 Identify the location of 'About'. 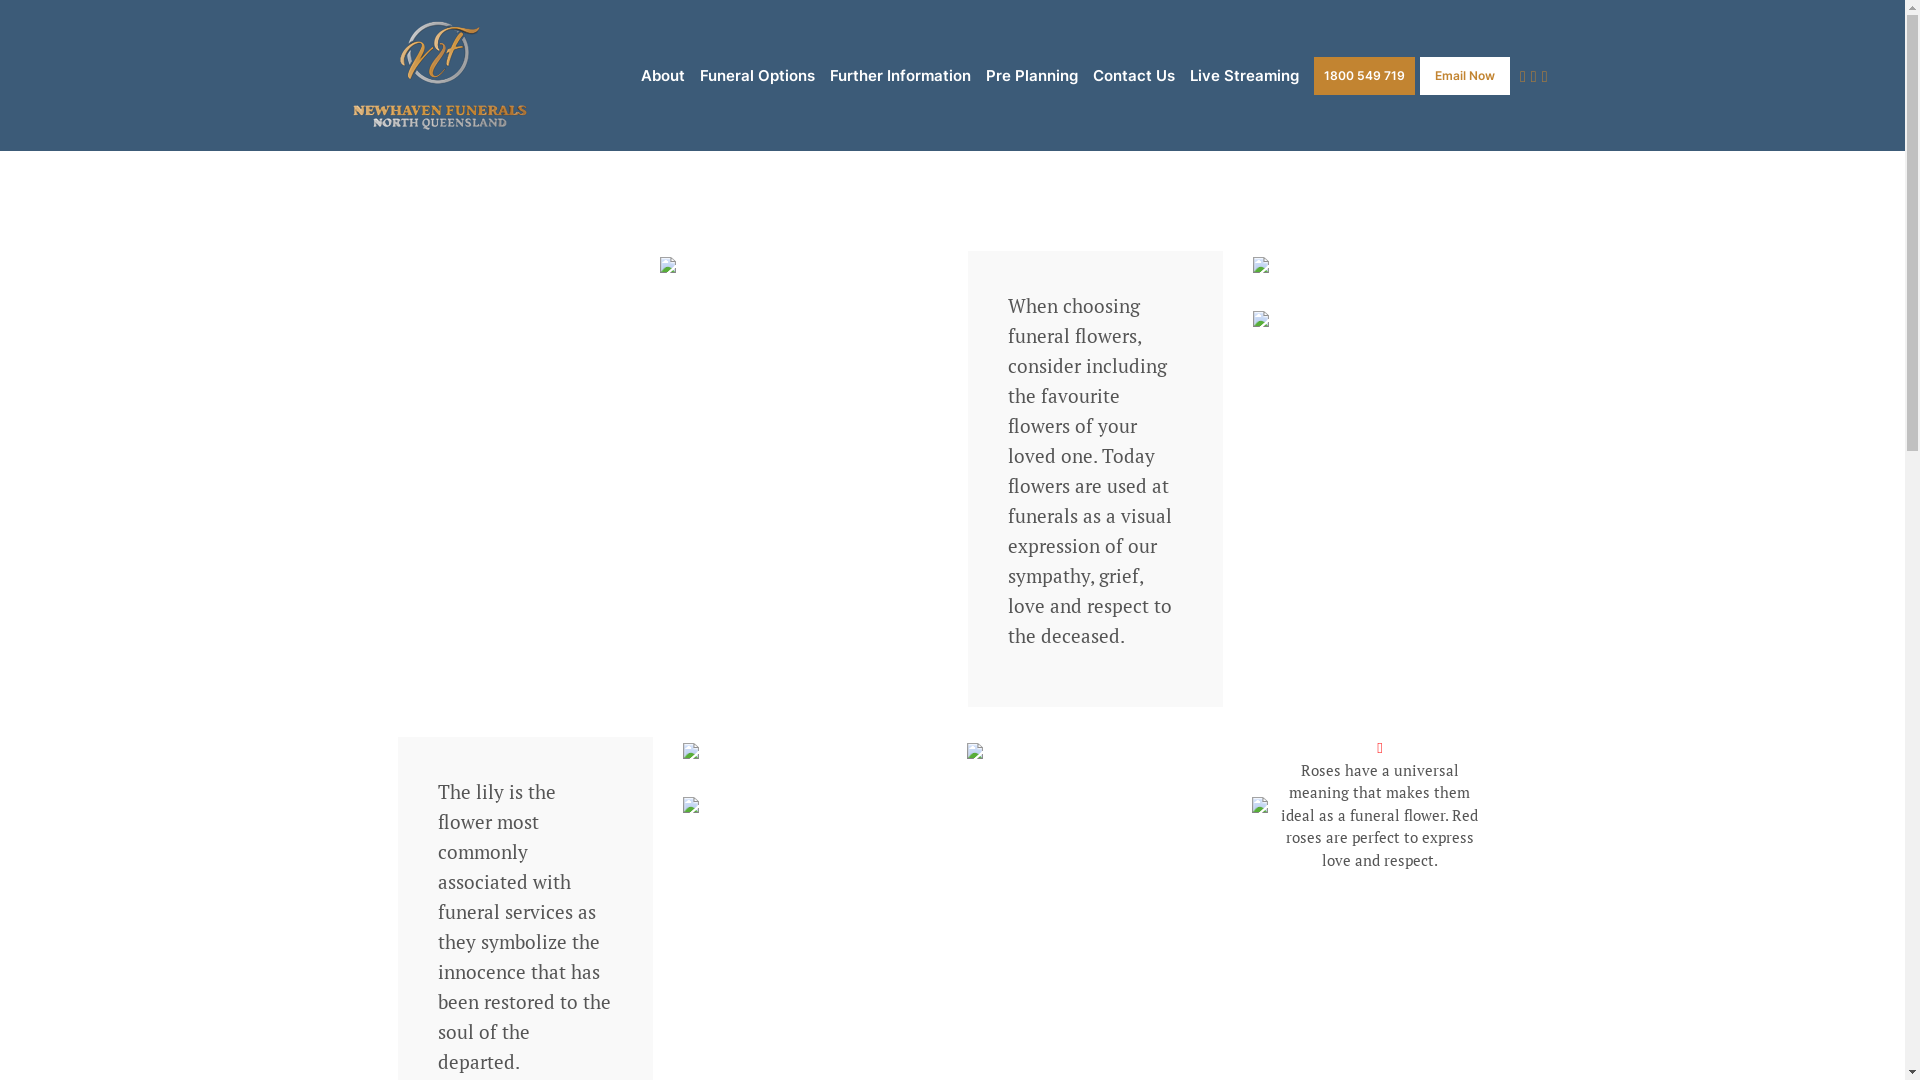
(662, 75).